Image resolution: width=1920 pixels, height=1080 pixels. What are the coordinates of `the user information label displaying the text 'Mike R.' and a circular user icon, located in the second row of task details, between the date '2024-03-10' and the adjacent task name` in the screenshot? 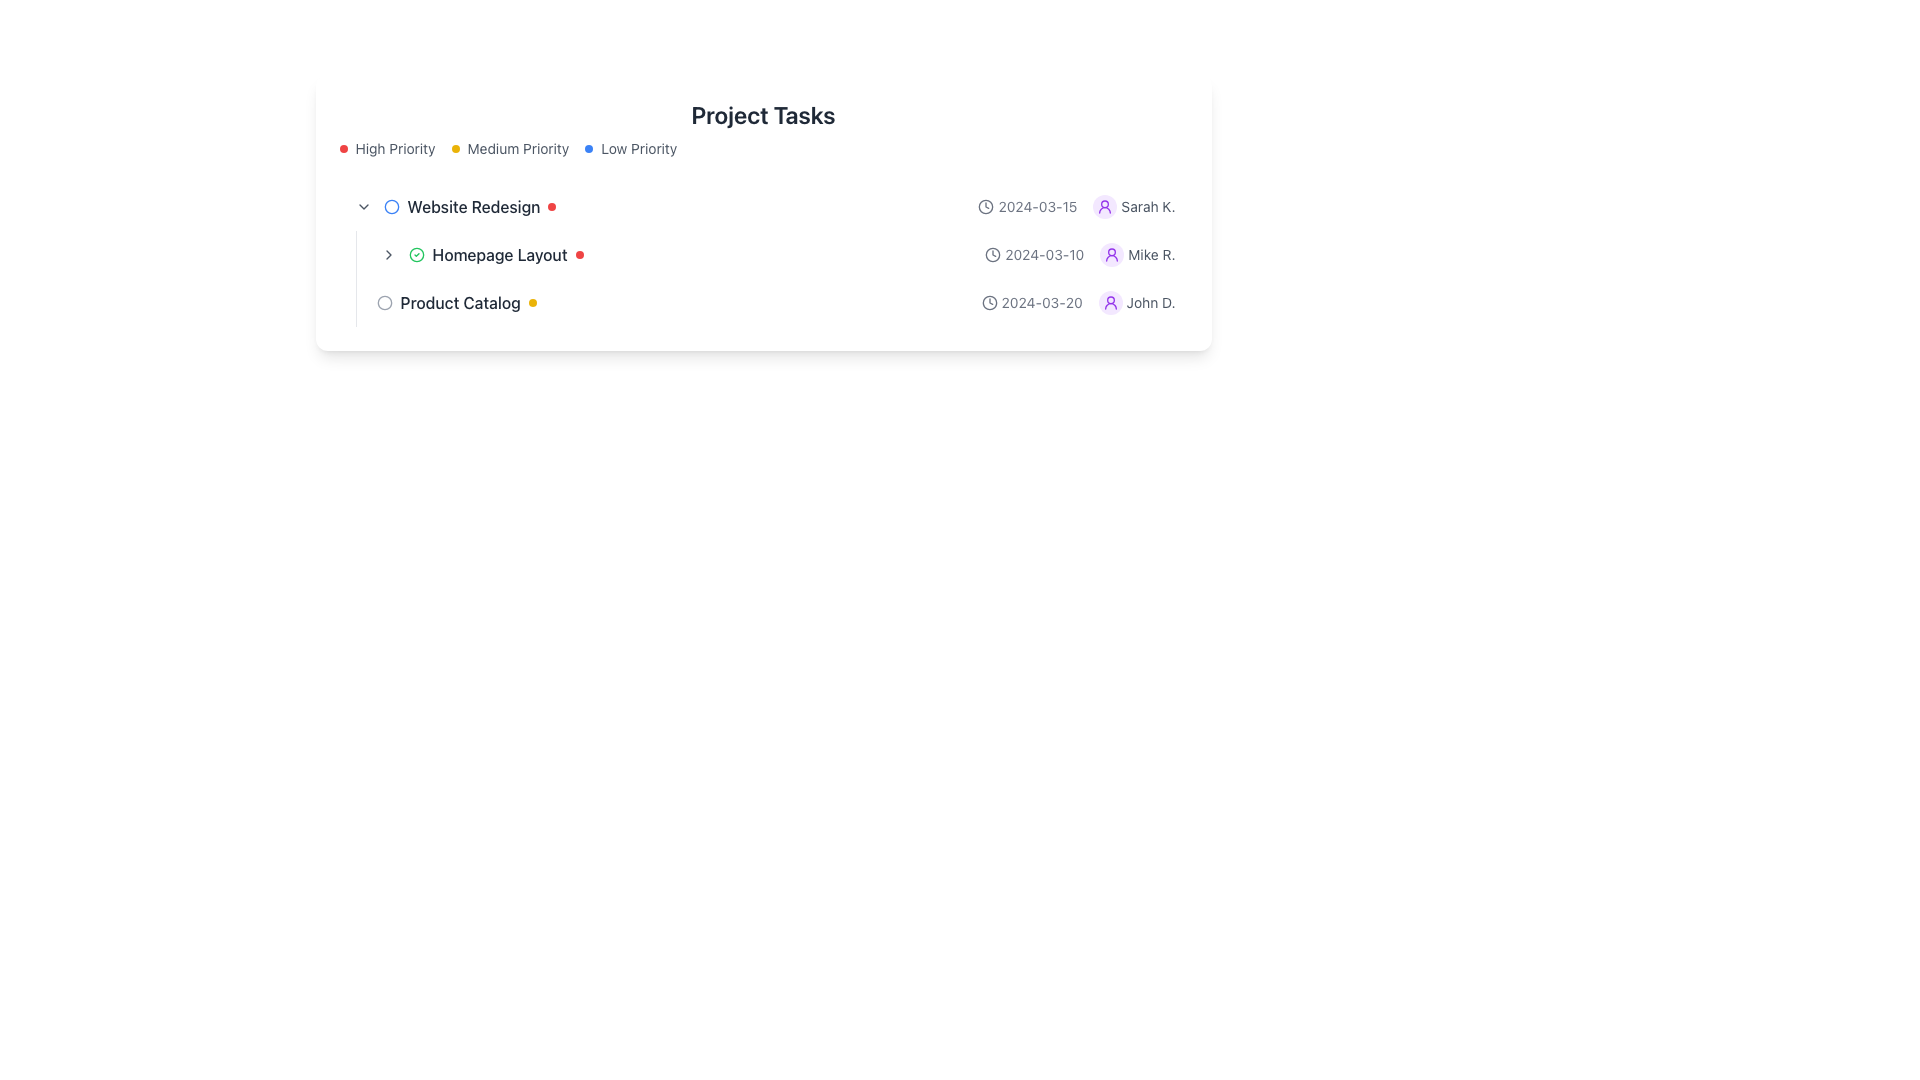 It's located at (1137, 253).